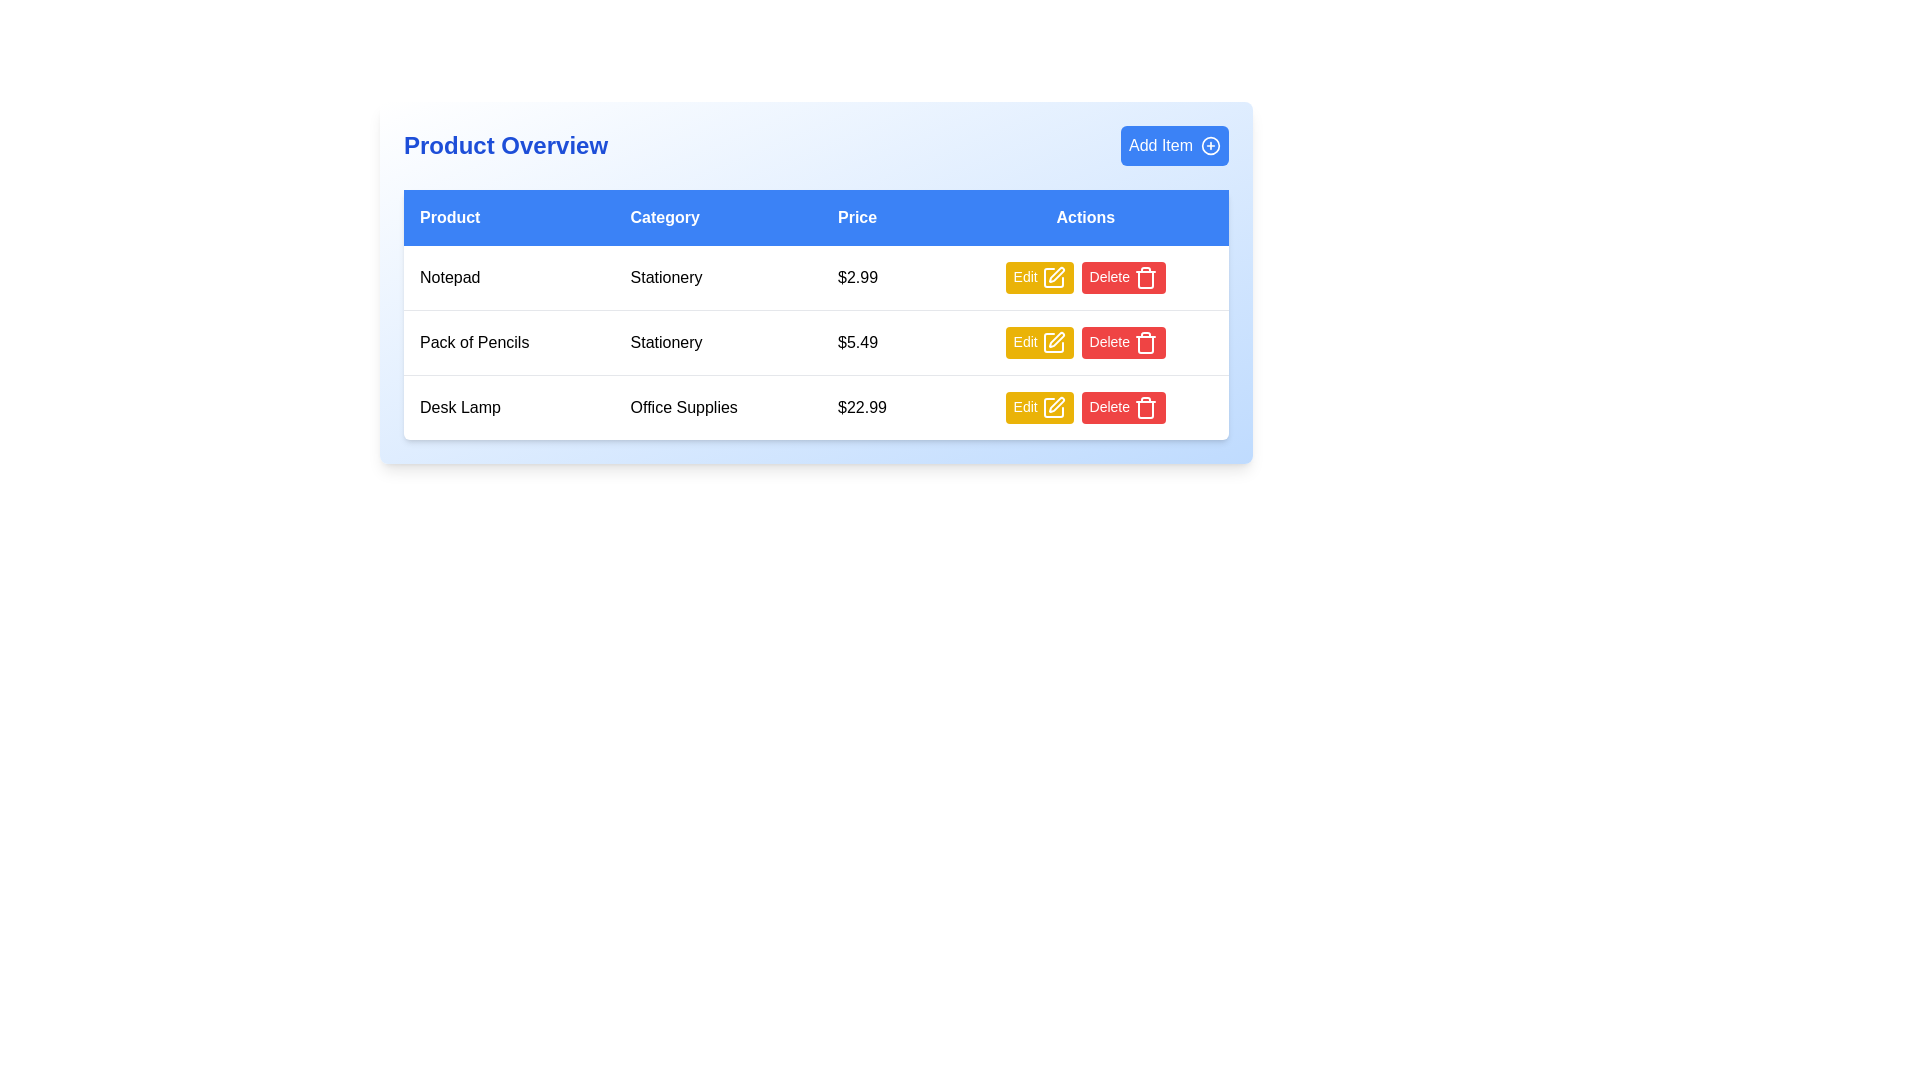 This screenshot has width=1920, height=1080. I want to click on the text element displaying the price '$22.99' located in the 'Price' column of the table, positioned in the third row, adjacent to 'Office Supplies' on the left and 'Edit' and 'Delete' buttons on the right, so click(881, 406).